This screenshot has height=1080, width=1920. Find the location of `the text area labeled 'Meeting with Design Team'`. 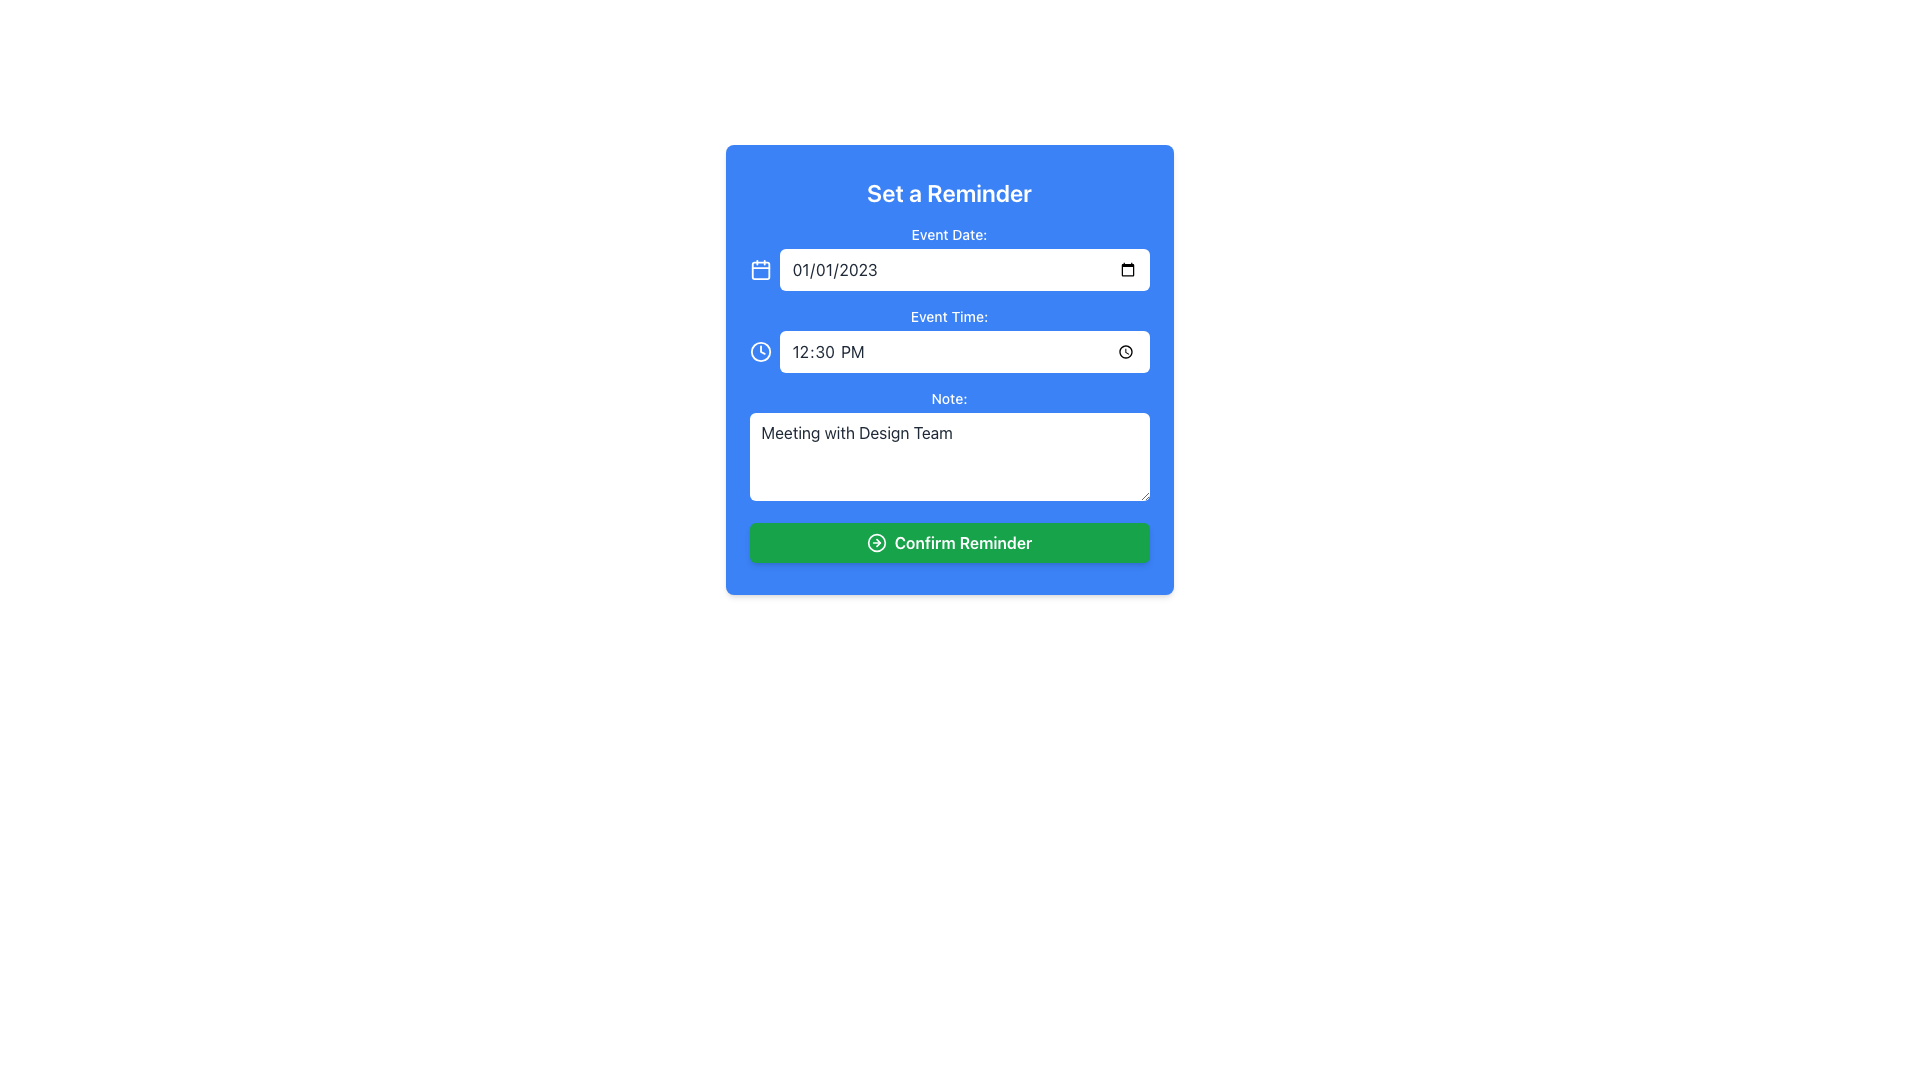

the text area labeled 'Meeting with Design Team' is located at coordinates (948, 446).